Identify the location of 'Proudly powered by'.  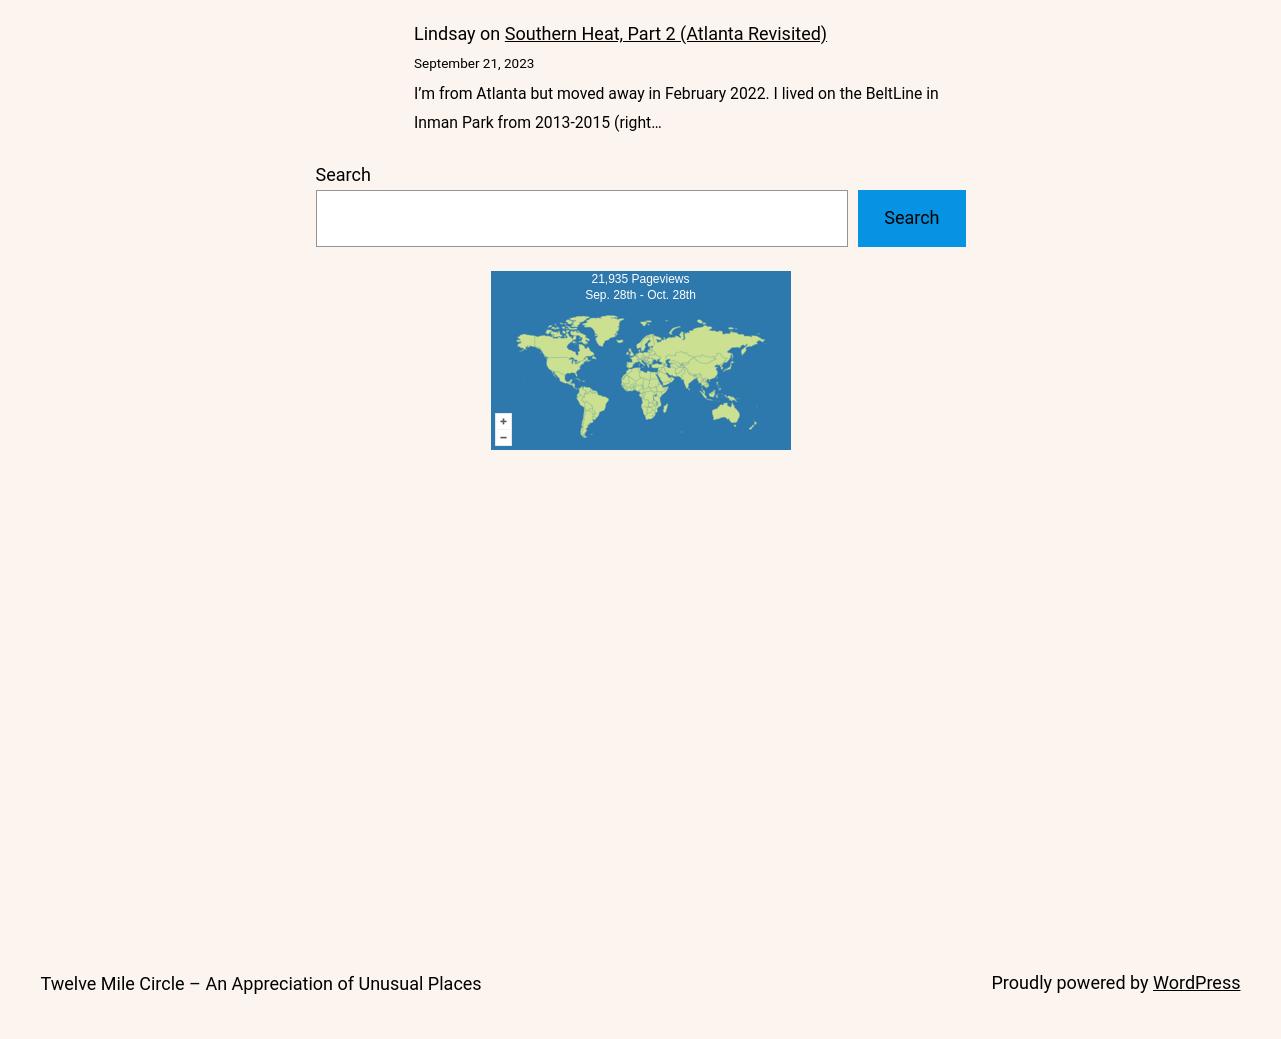
(1070, 981).